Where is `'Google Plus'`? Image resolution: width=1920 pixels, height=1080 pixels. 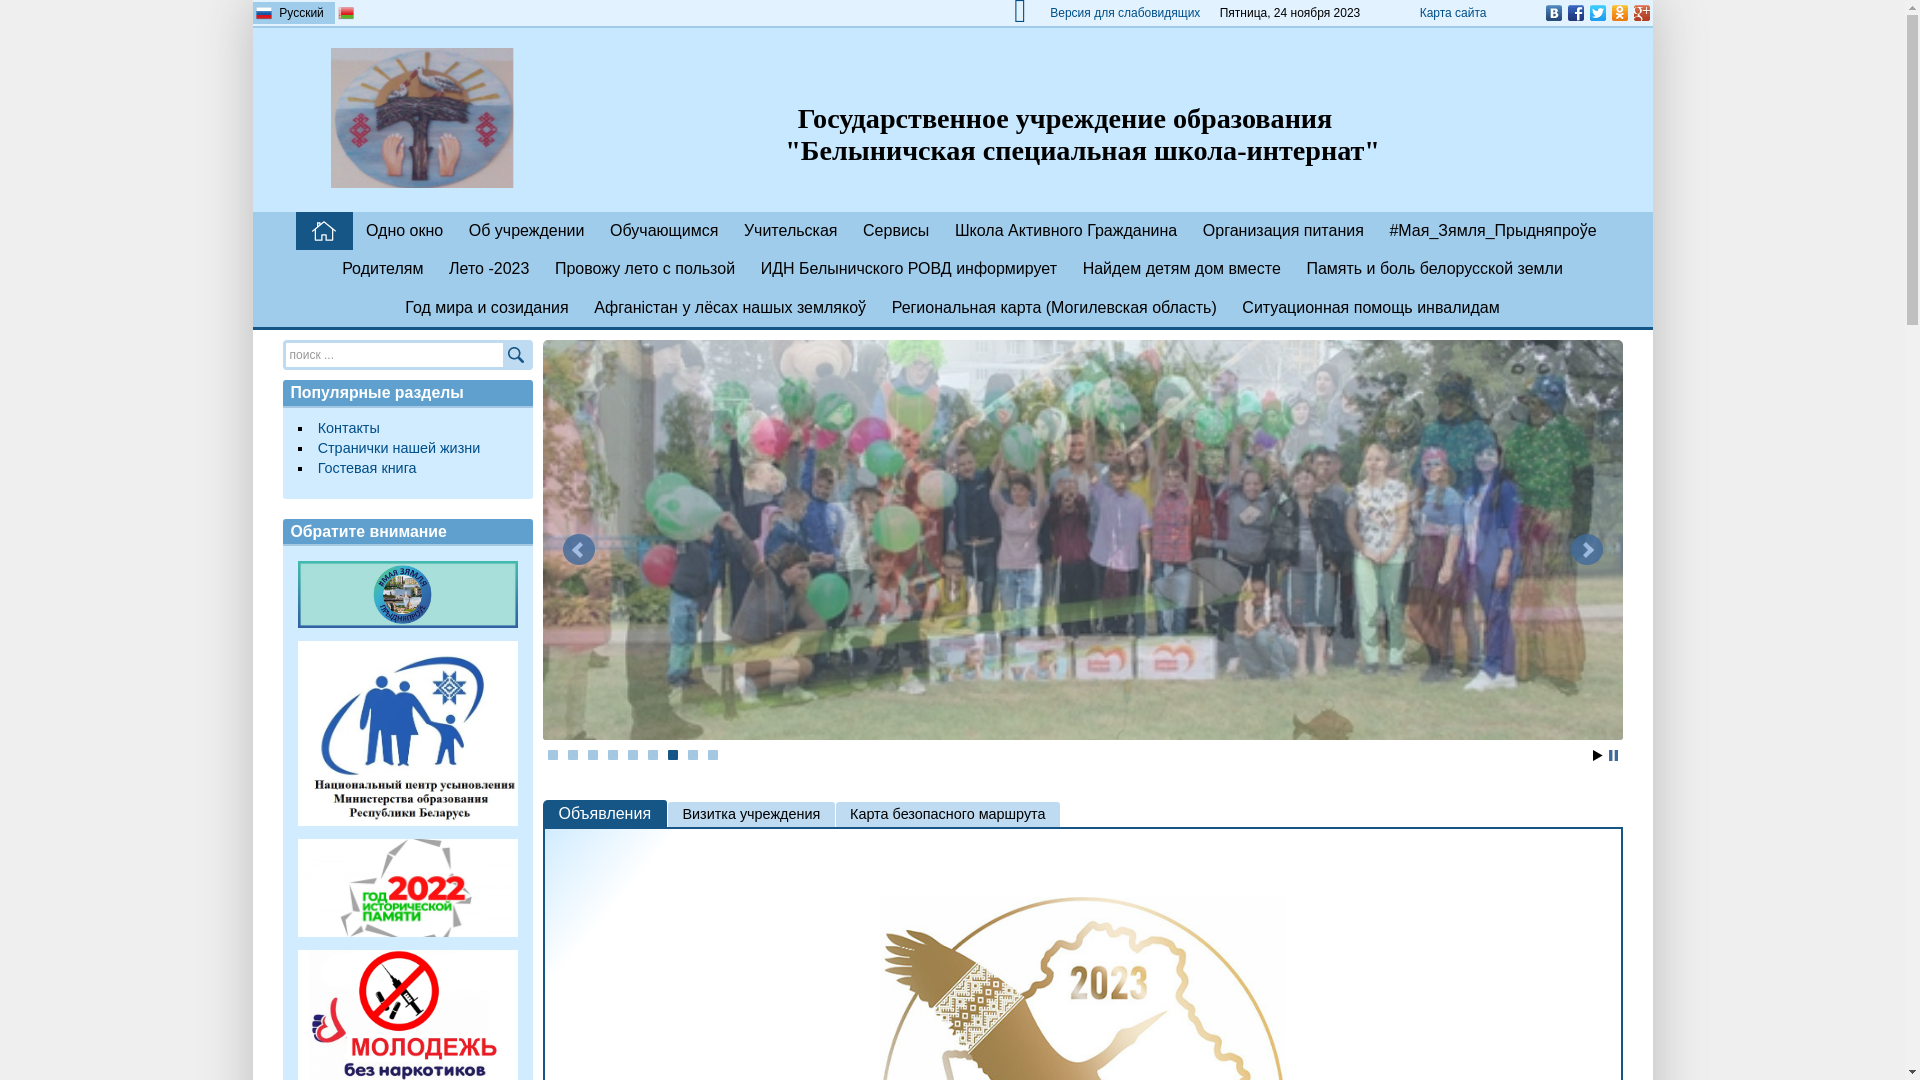 'Google Plus' is located at coordinates (1641, 12).